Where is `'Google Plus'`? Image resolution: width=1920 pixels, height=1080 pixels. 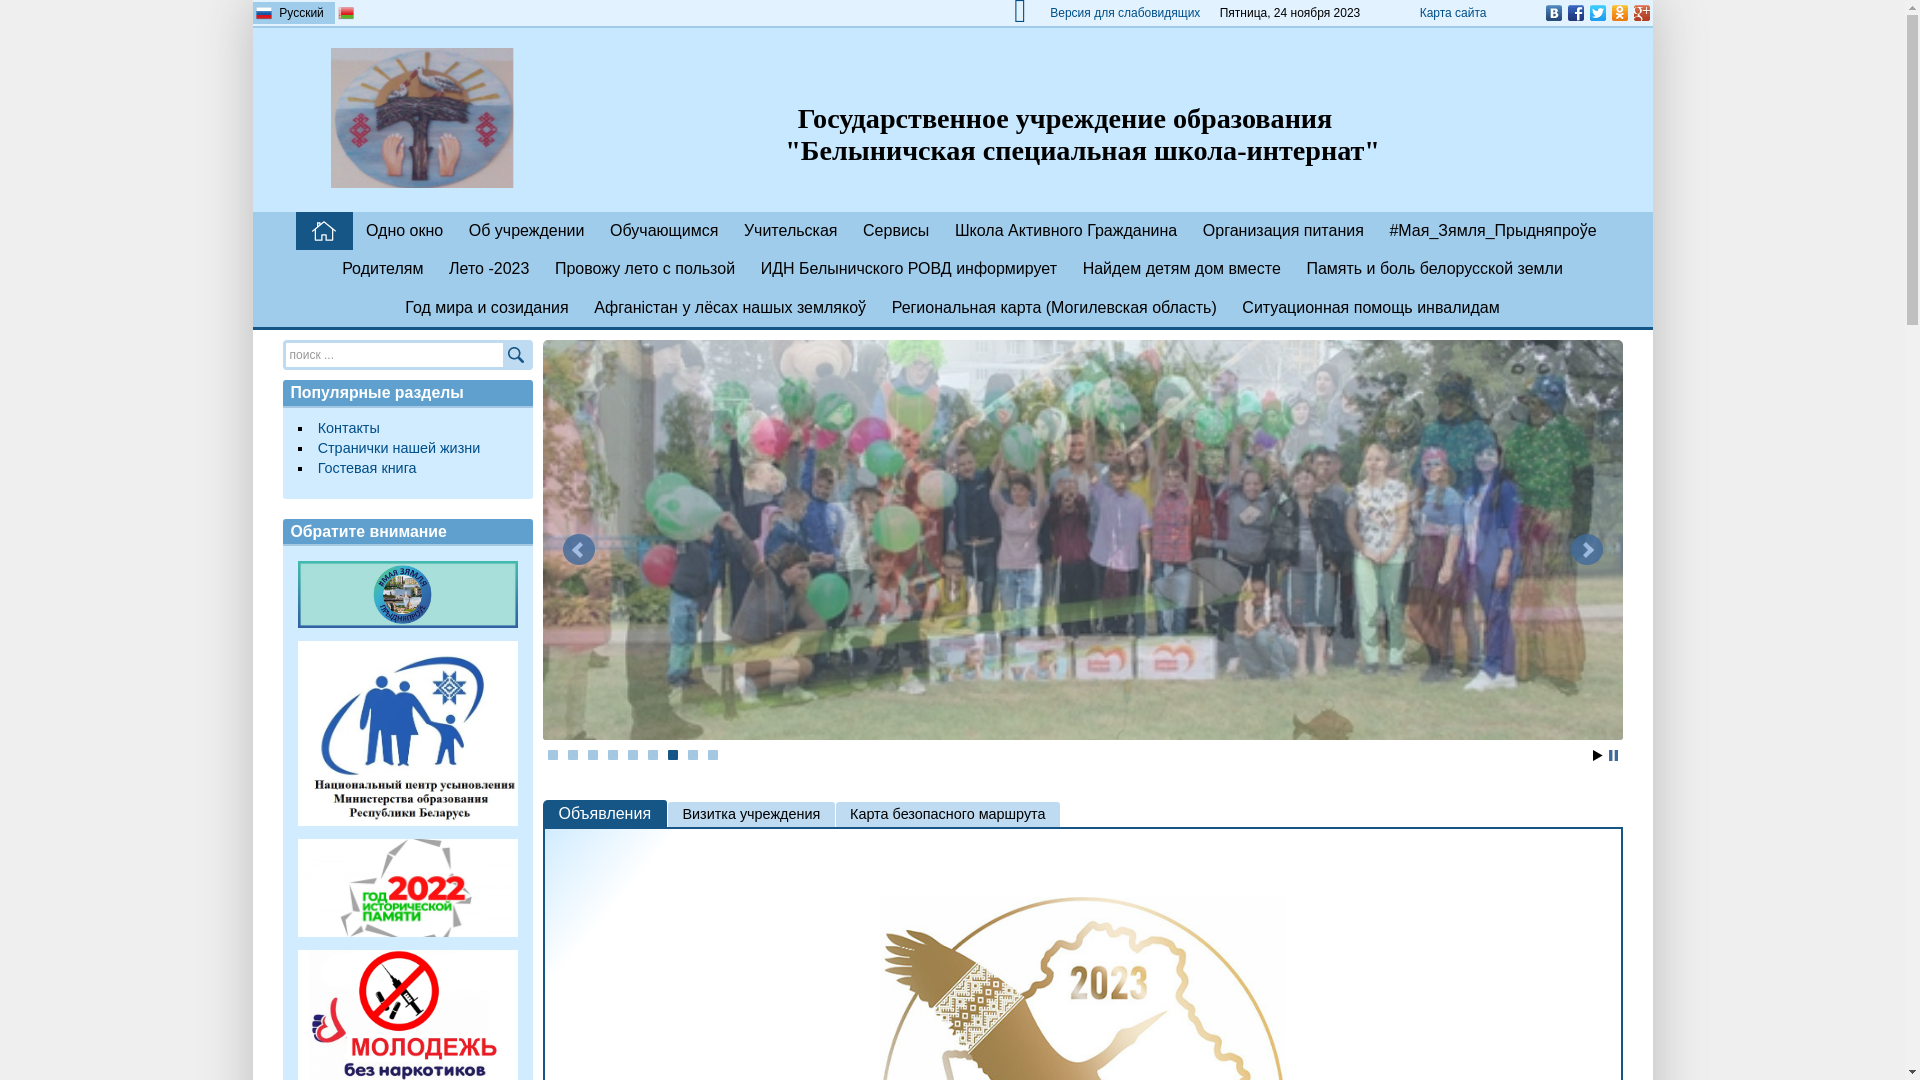 'Google Plus' is located at coordinates (1641, 12).